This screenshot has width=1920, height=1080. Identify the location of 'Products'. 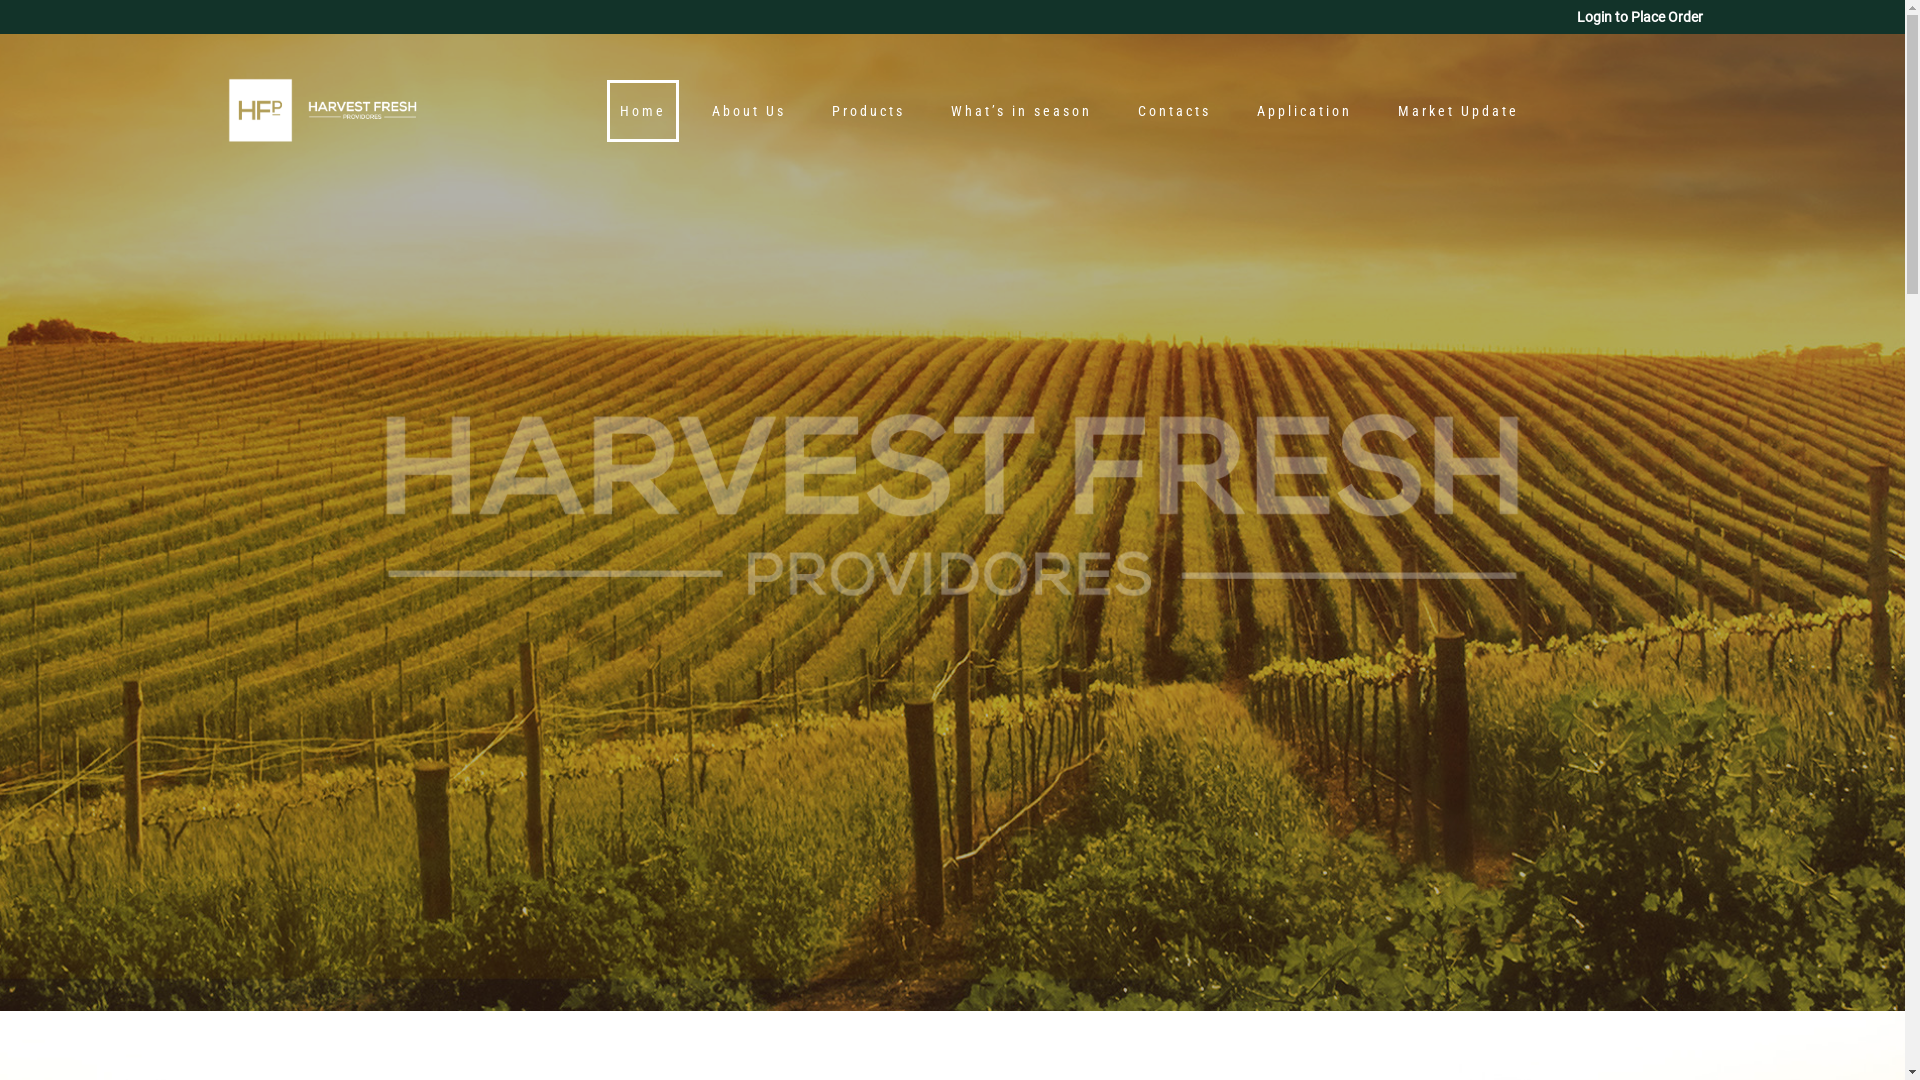
(868, 111).